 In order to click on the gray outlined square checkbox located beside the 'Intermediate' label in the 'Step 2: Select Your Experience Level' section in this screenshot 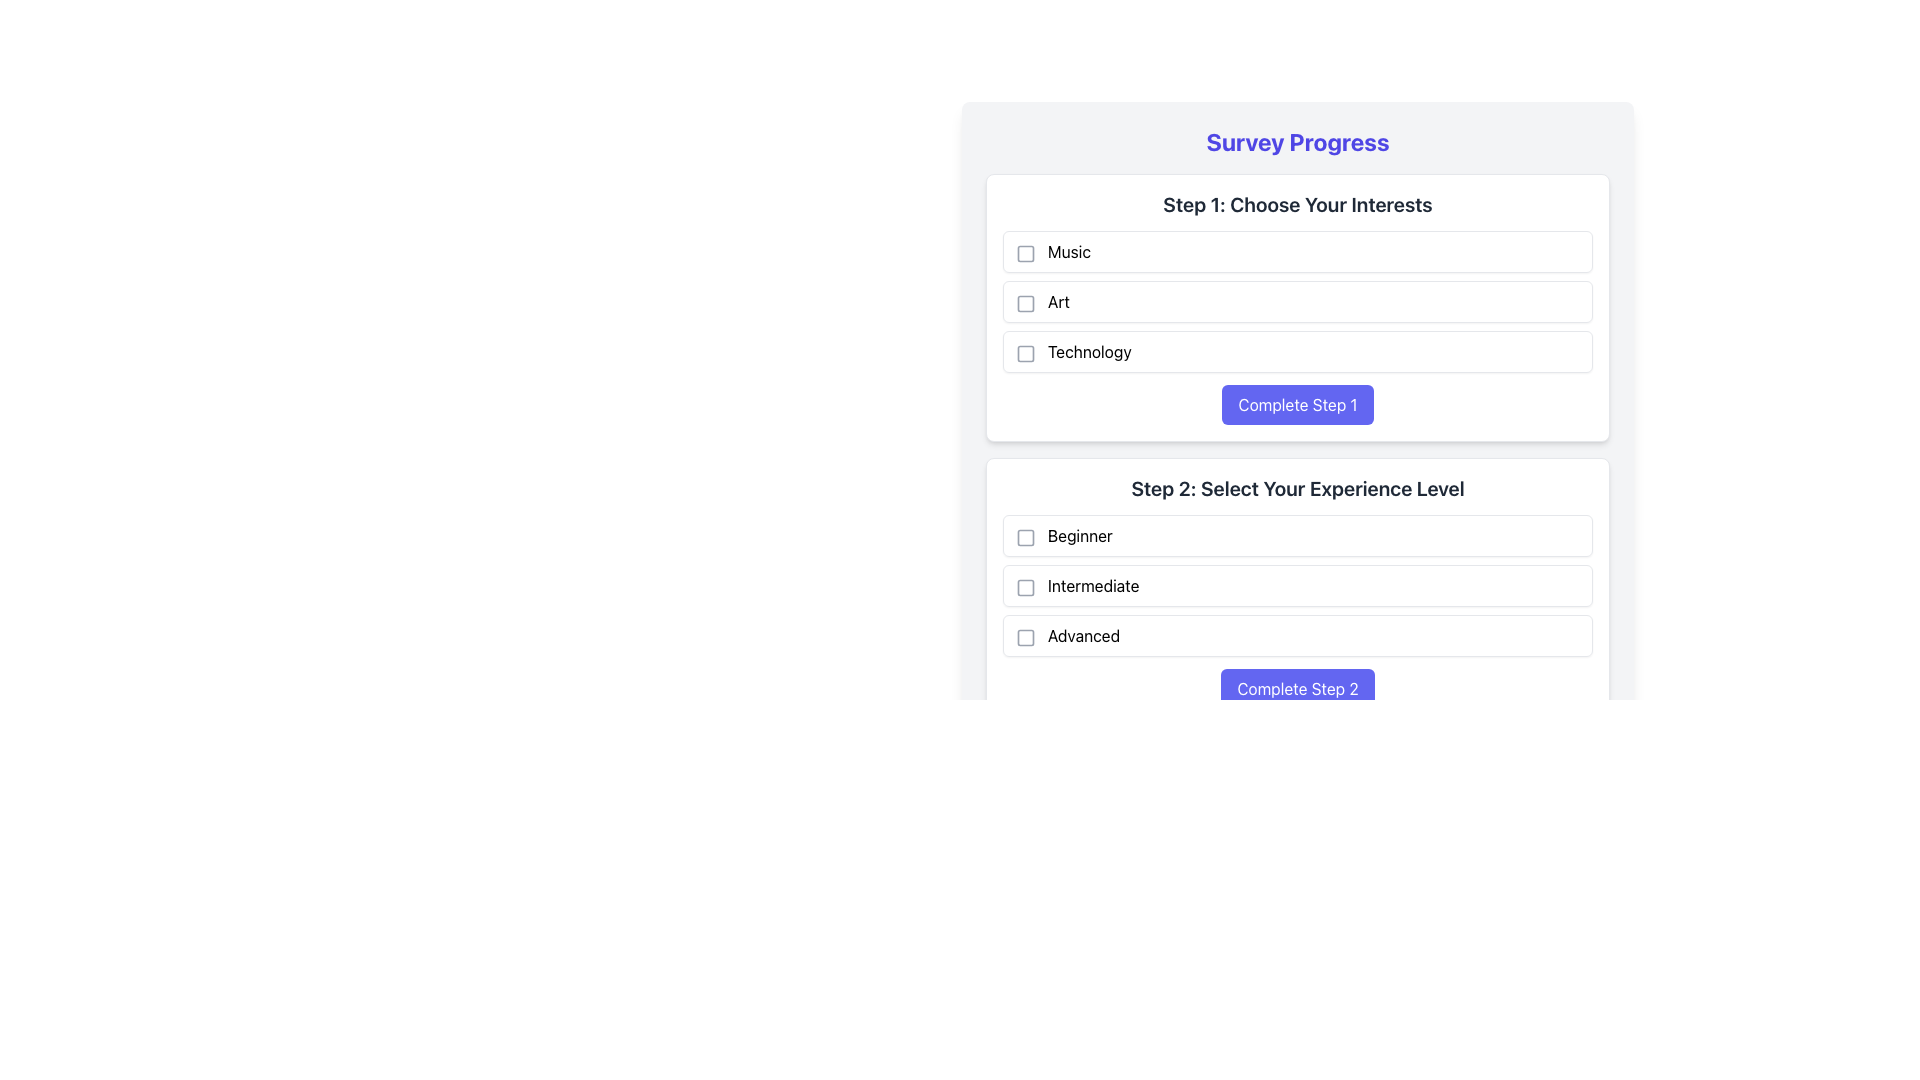, I will do `click(1026, 585)`.